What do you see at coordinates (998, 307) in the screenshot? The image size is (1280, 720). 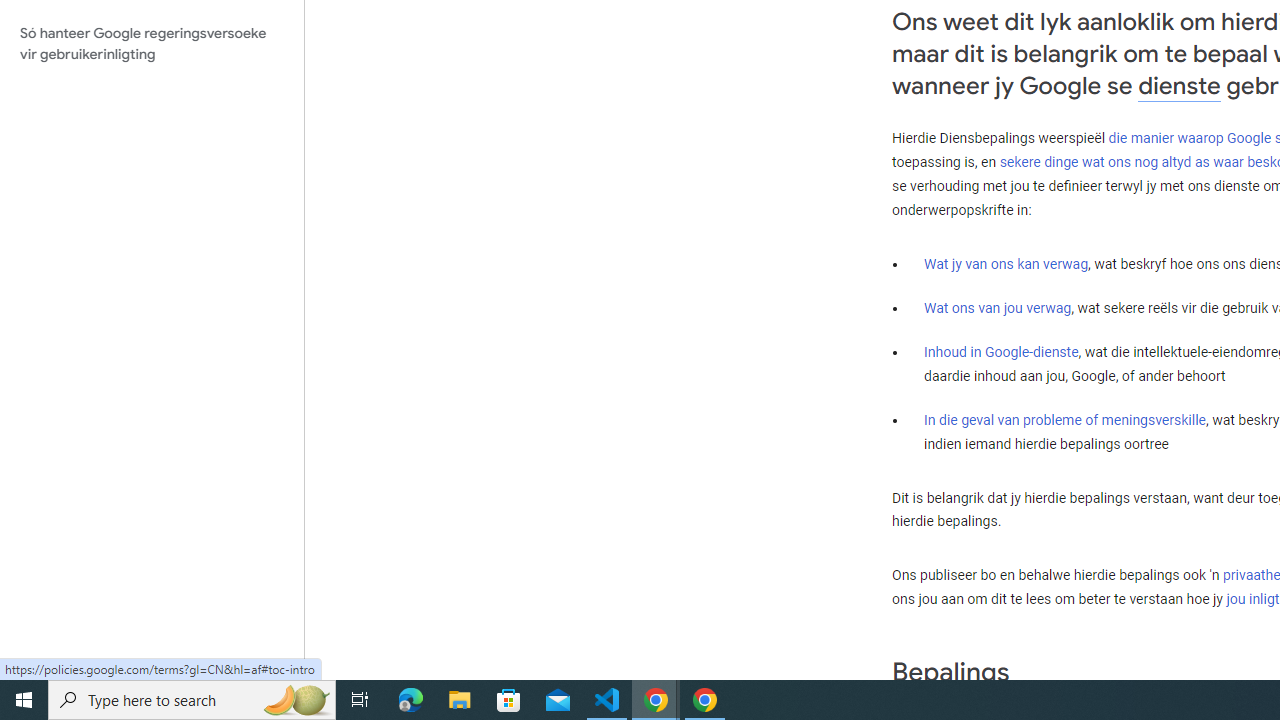 I see `'Wat ons van jou verwag'` at bounding box center [998, 307].